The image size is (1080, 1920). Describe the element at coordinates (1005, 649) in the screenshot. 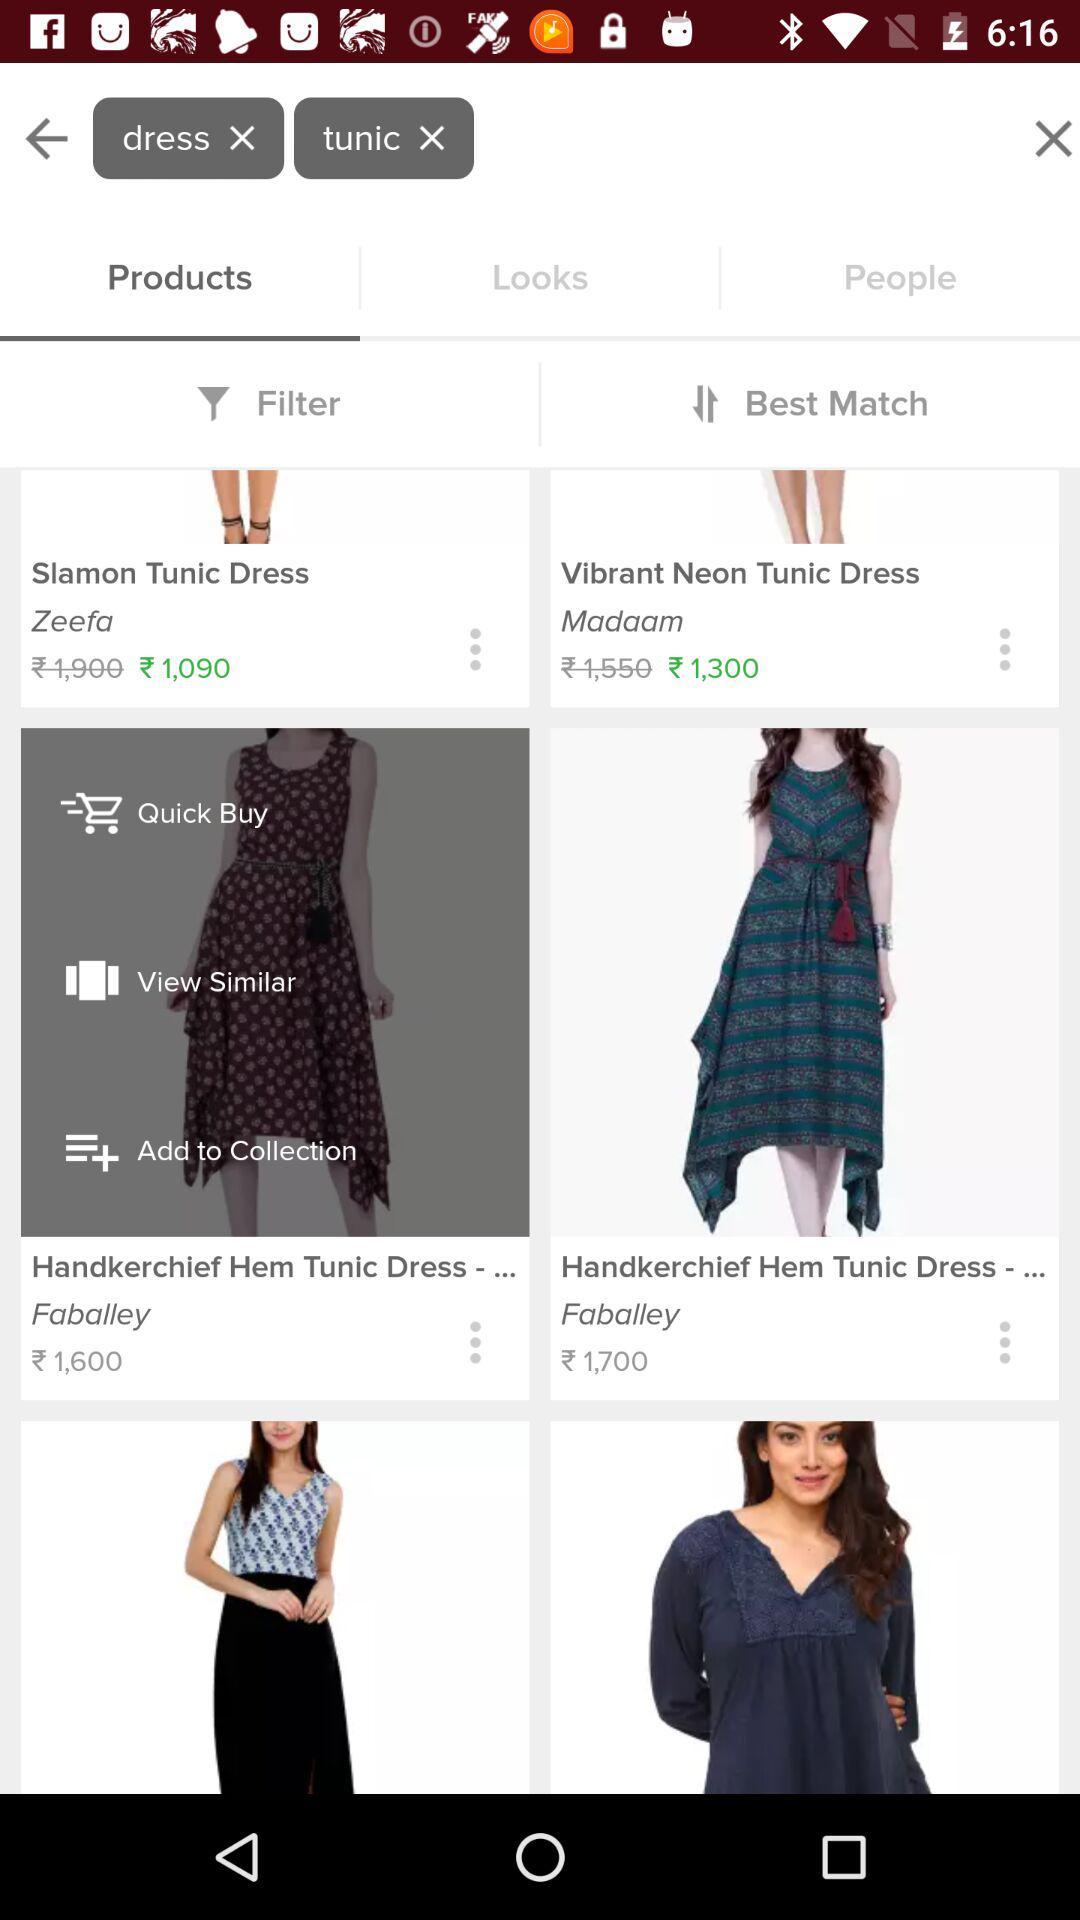

I see `to view the product details` at that location.